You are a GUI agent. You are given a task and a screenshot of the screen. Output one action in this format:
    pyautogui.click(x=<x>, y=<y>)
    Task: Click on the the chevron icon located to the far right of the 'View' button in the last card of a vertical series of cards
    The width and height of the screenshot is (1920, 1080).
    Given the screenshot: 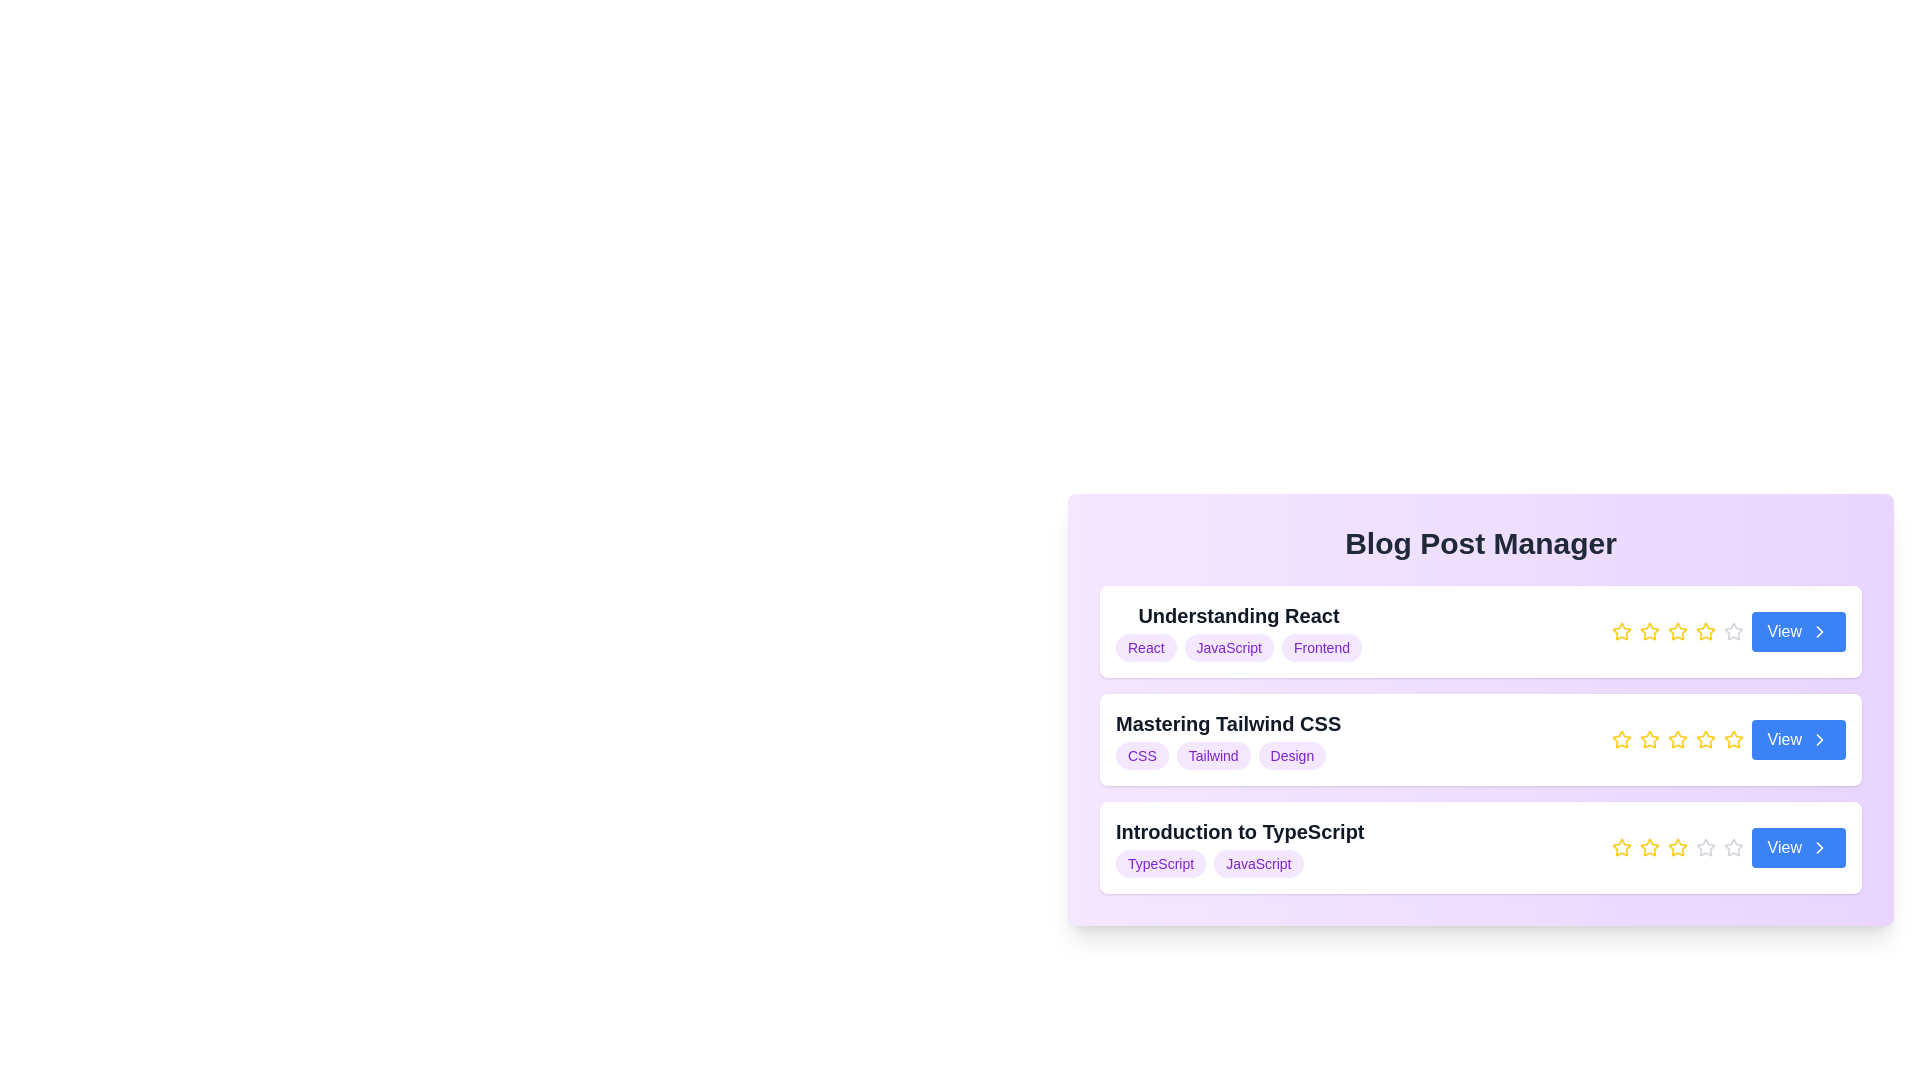 What is the action you would take?
    pyautogui.click(x=1819, y=848)
    